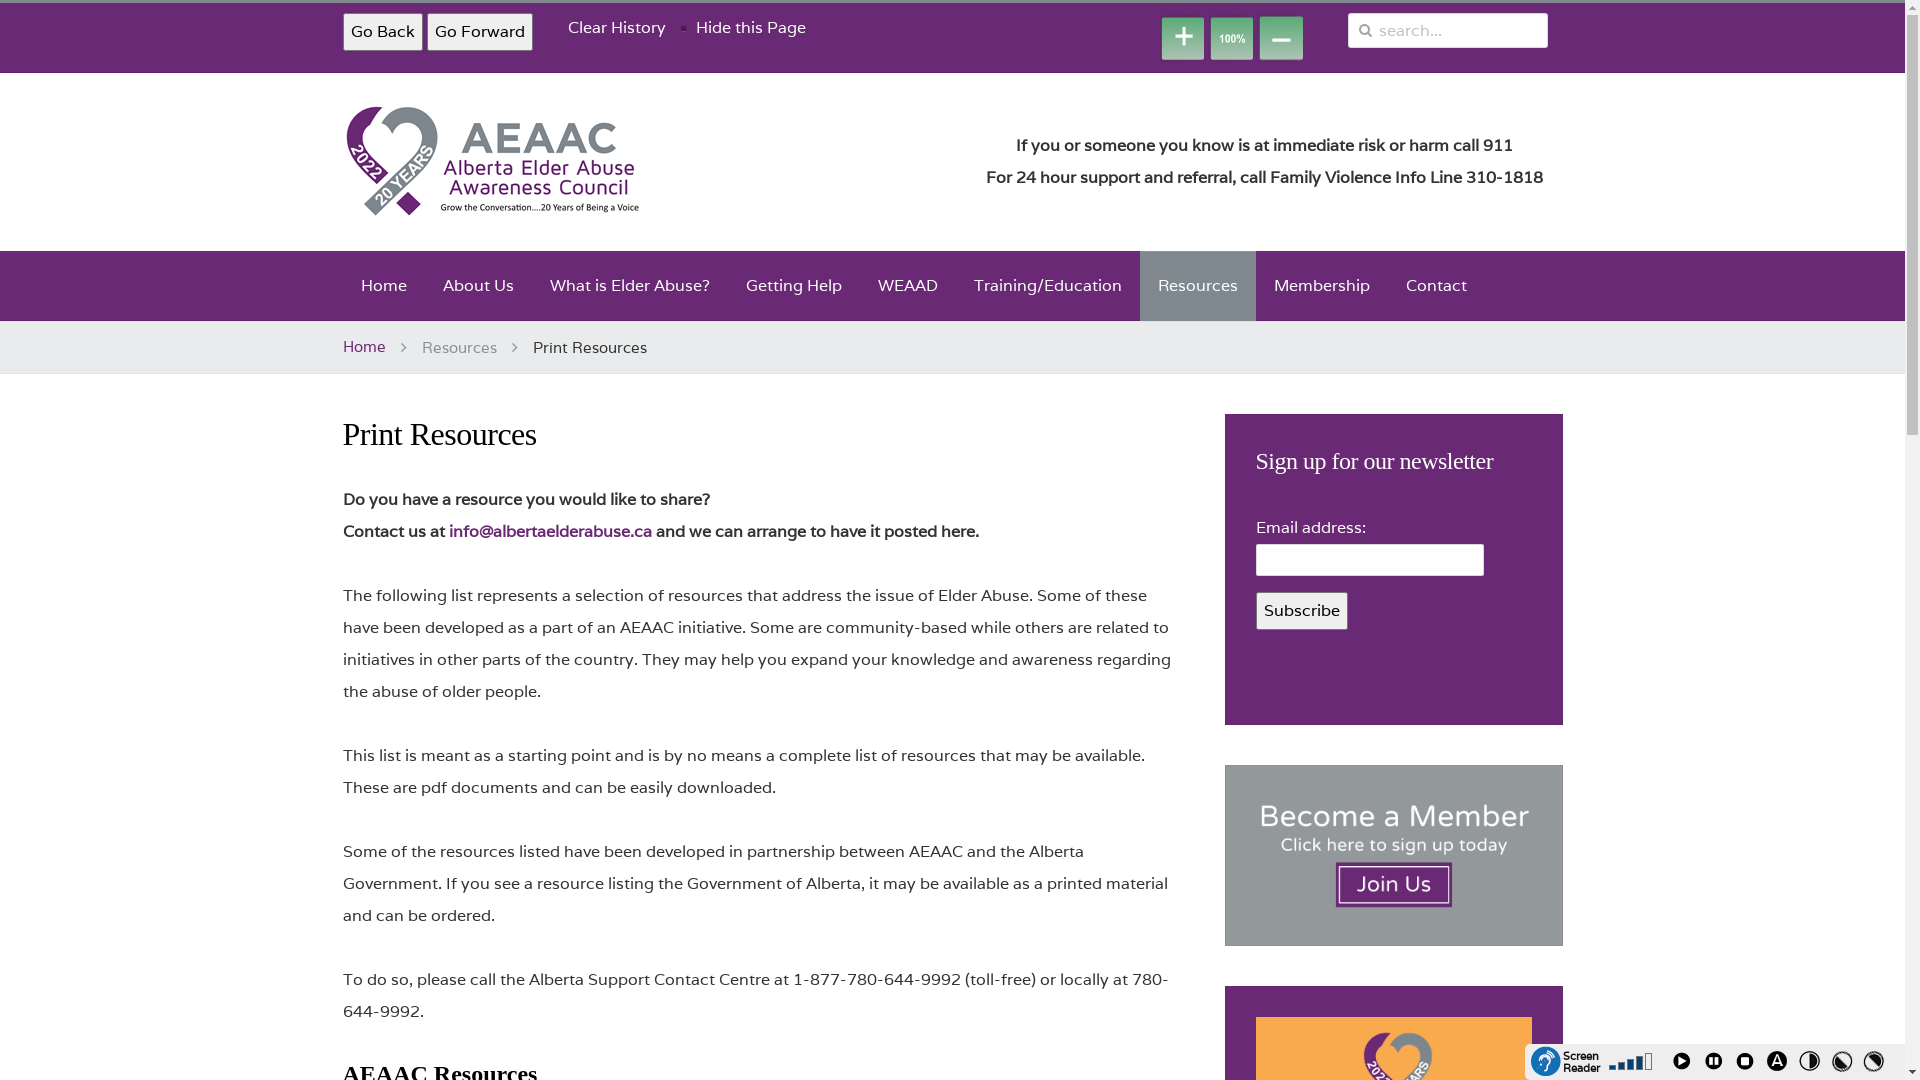 This screenshot has width=1920, height=1080. Describe the element at coordinates (532, 285) in the screenshot. I see `'What is Elder Abuse?'` at that location.